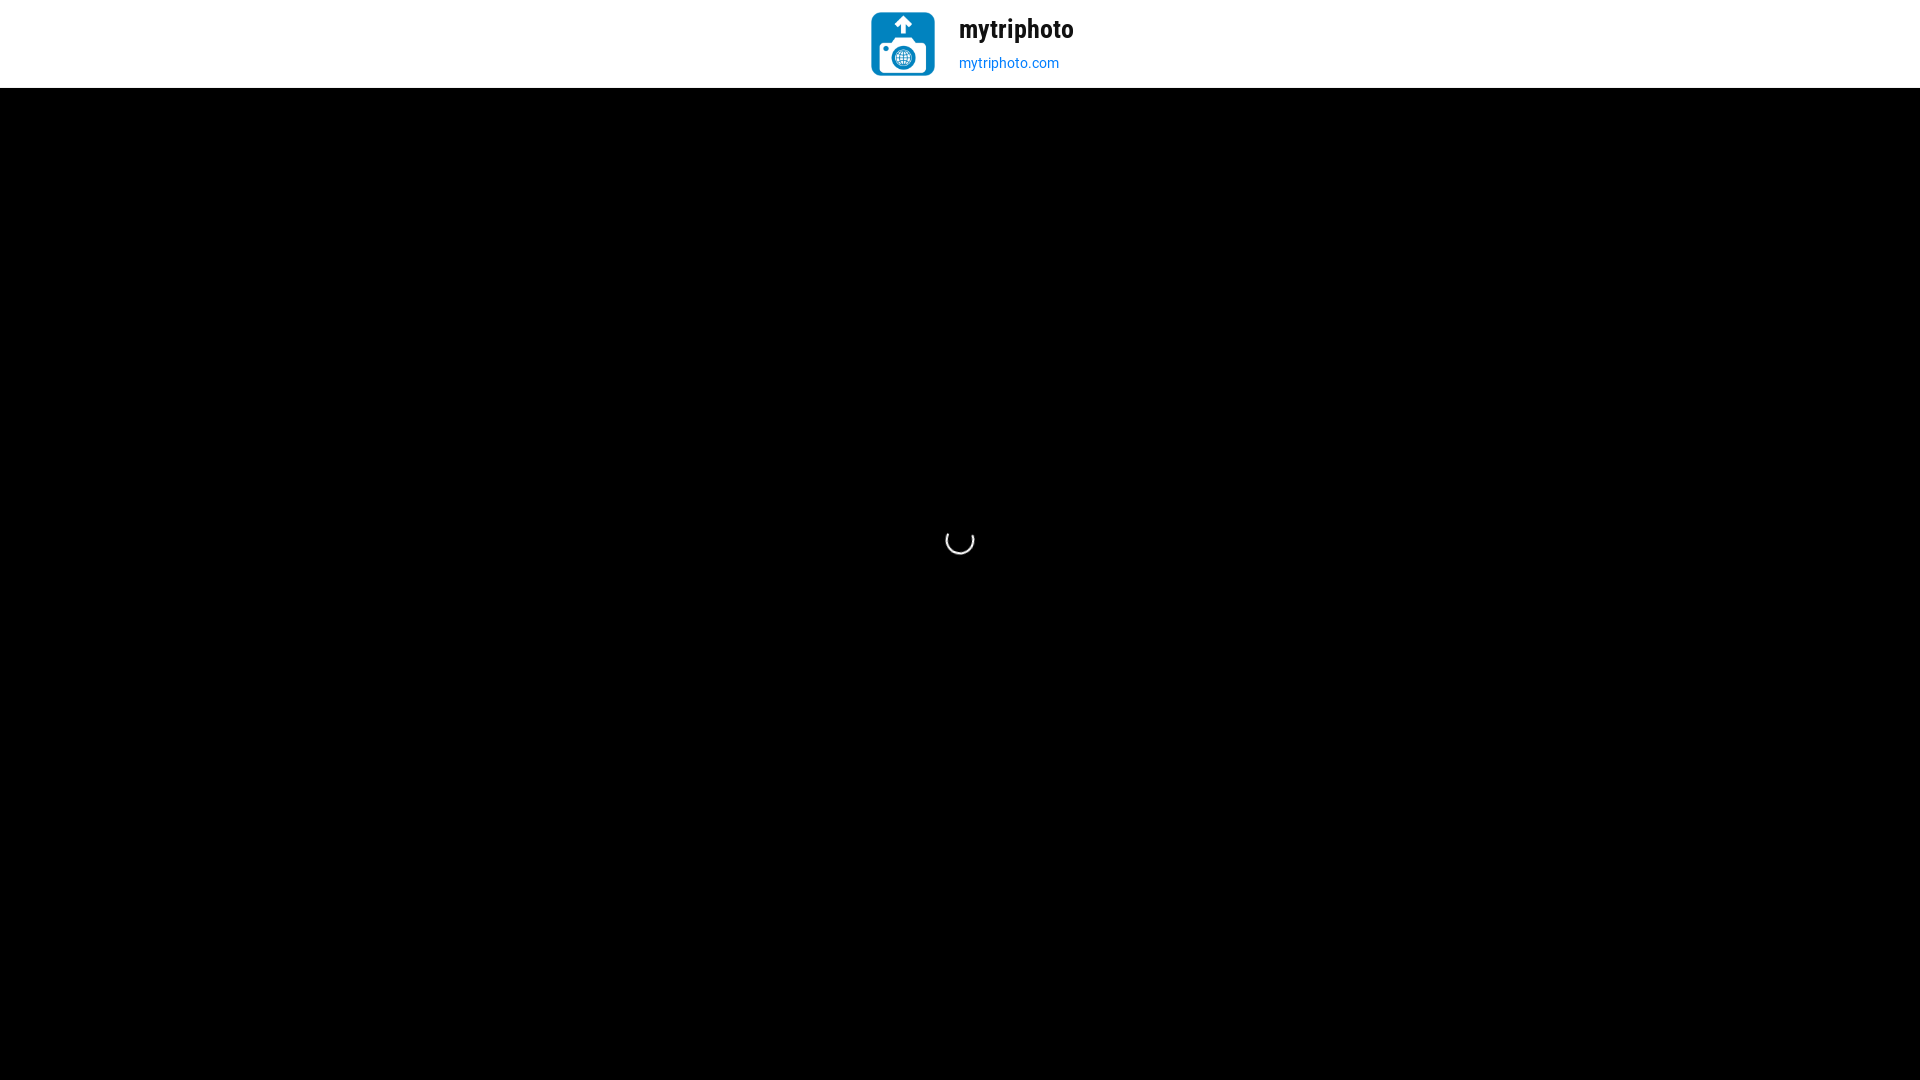 This screenshot has height=1080, width=1920. What do you see at coordinates (957, 62) in the screenshot?
I see `'mytriphoto.com'` at bounding box center [957, 62].